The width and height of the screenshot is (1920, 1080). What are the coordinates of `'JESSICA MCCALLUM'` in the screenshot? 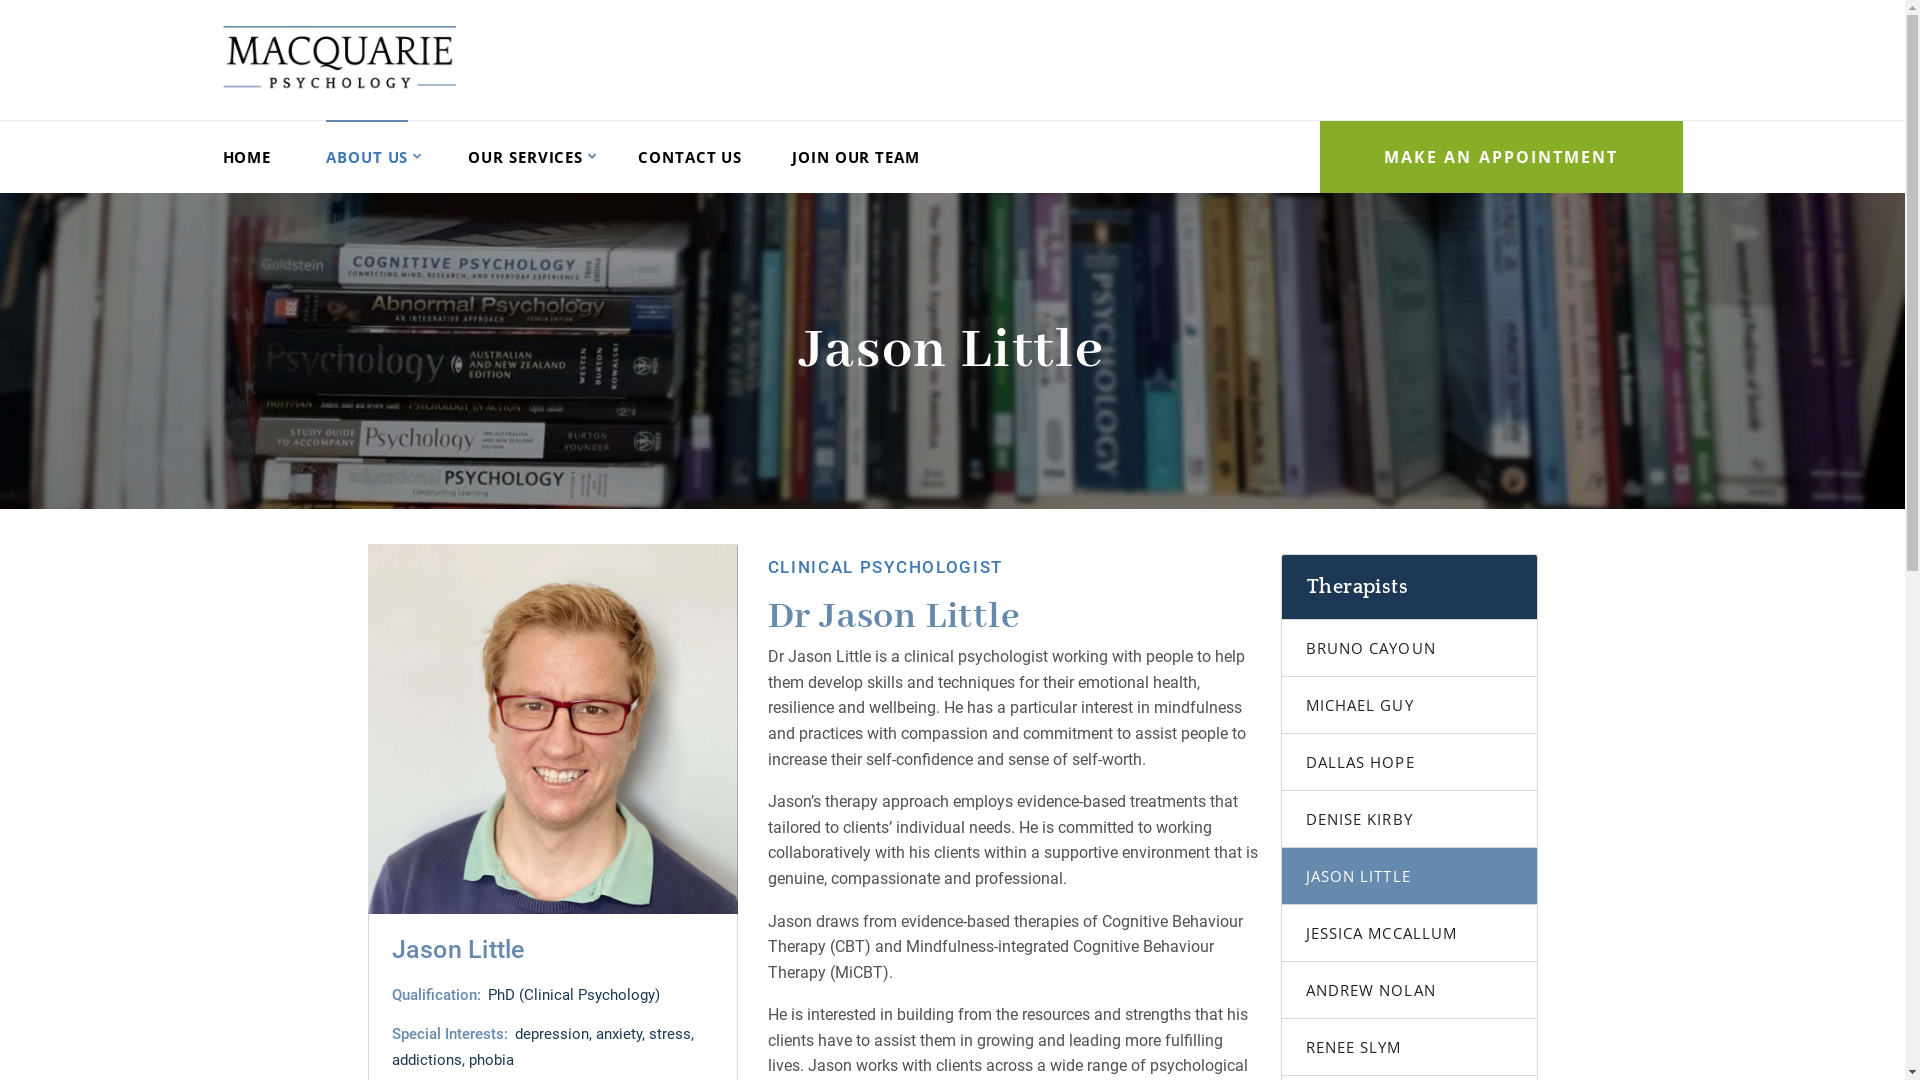 It's located at (1408, 933).